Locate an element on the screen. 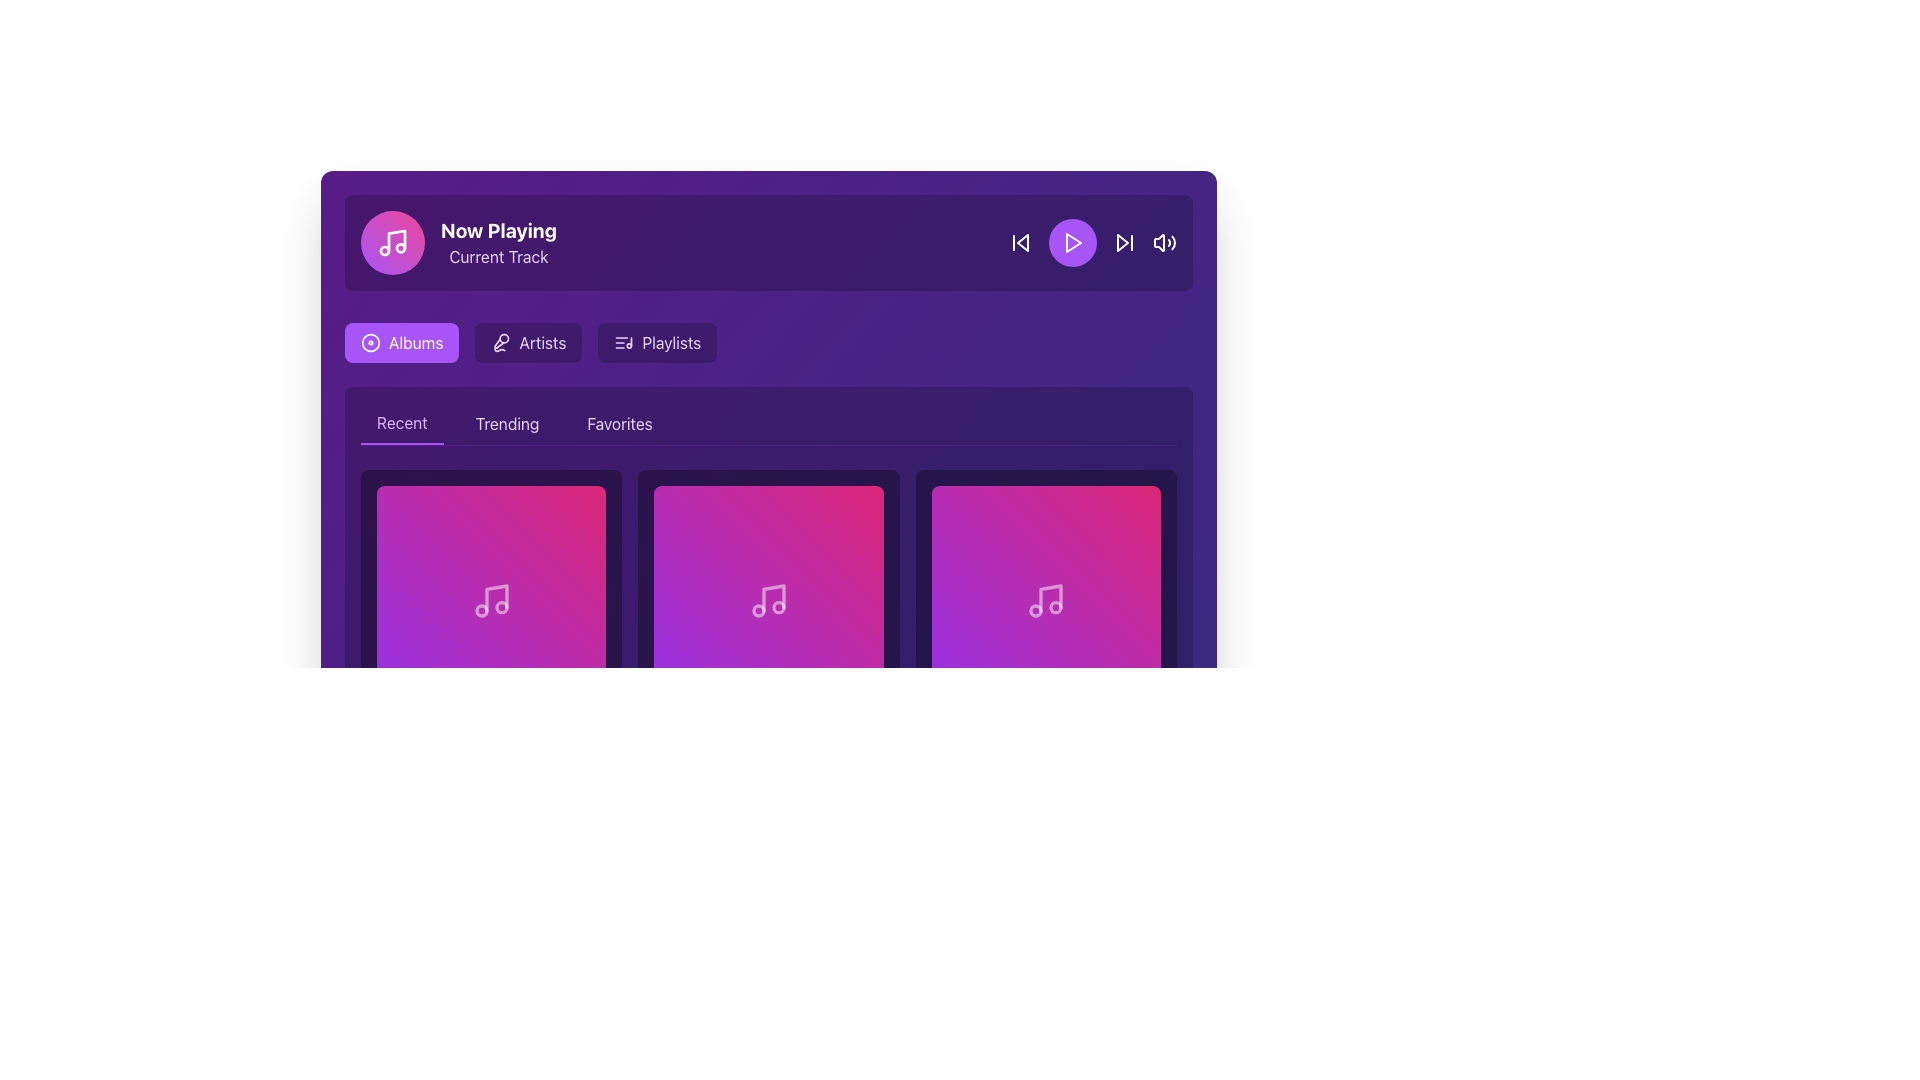 The image size is (1920, 1080). the circular purple button with a white triangular play icon, which is the third item in a horizontal row of controls at the top right of the interface is located at coordinates (1072, 242).